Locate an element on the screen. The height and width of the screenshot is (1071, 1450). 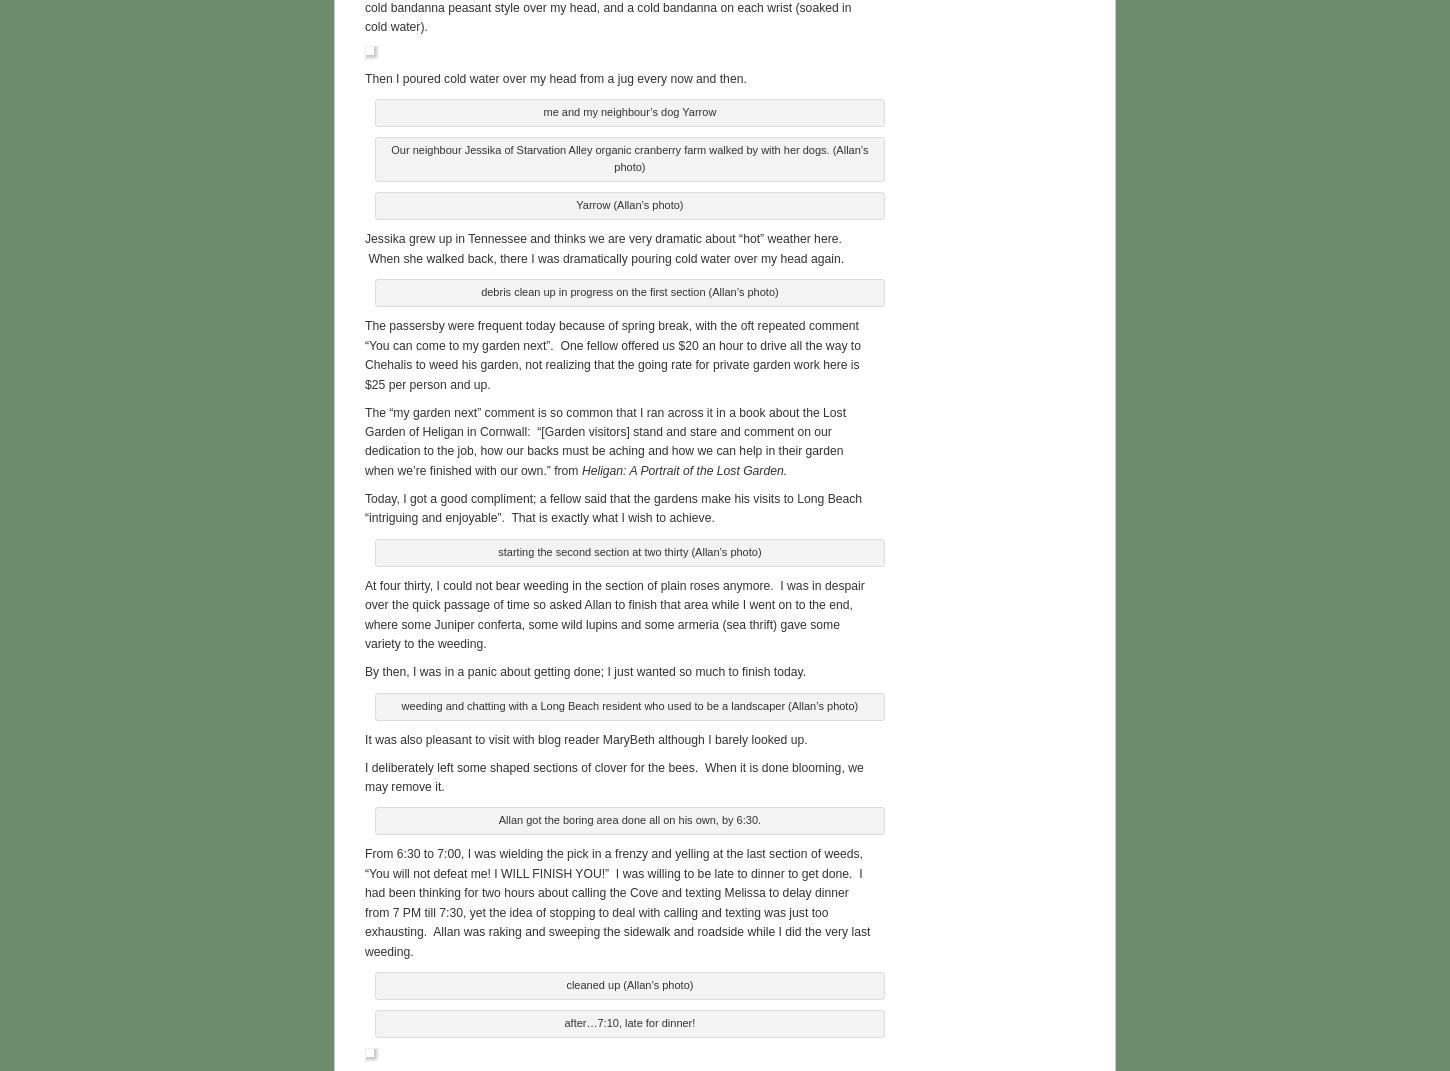
'At four thirty, I could not bear weeding in the section of plain roses anymore.  I was in despair over the quick passage of time so asked Allan to finish that area while I went on to the end, where some Juniper conferta, some wild lupins and some armeria (sea thrift) gave some variety to the weeding.' is located at coordinates (613, 612).